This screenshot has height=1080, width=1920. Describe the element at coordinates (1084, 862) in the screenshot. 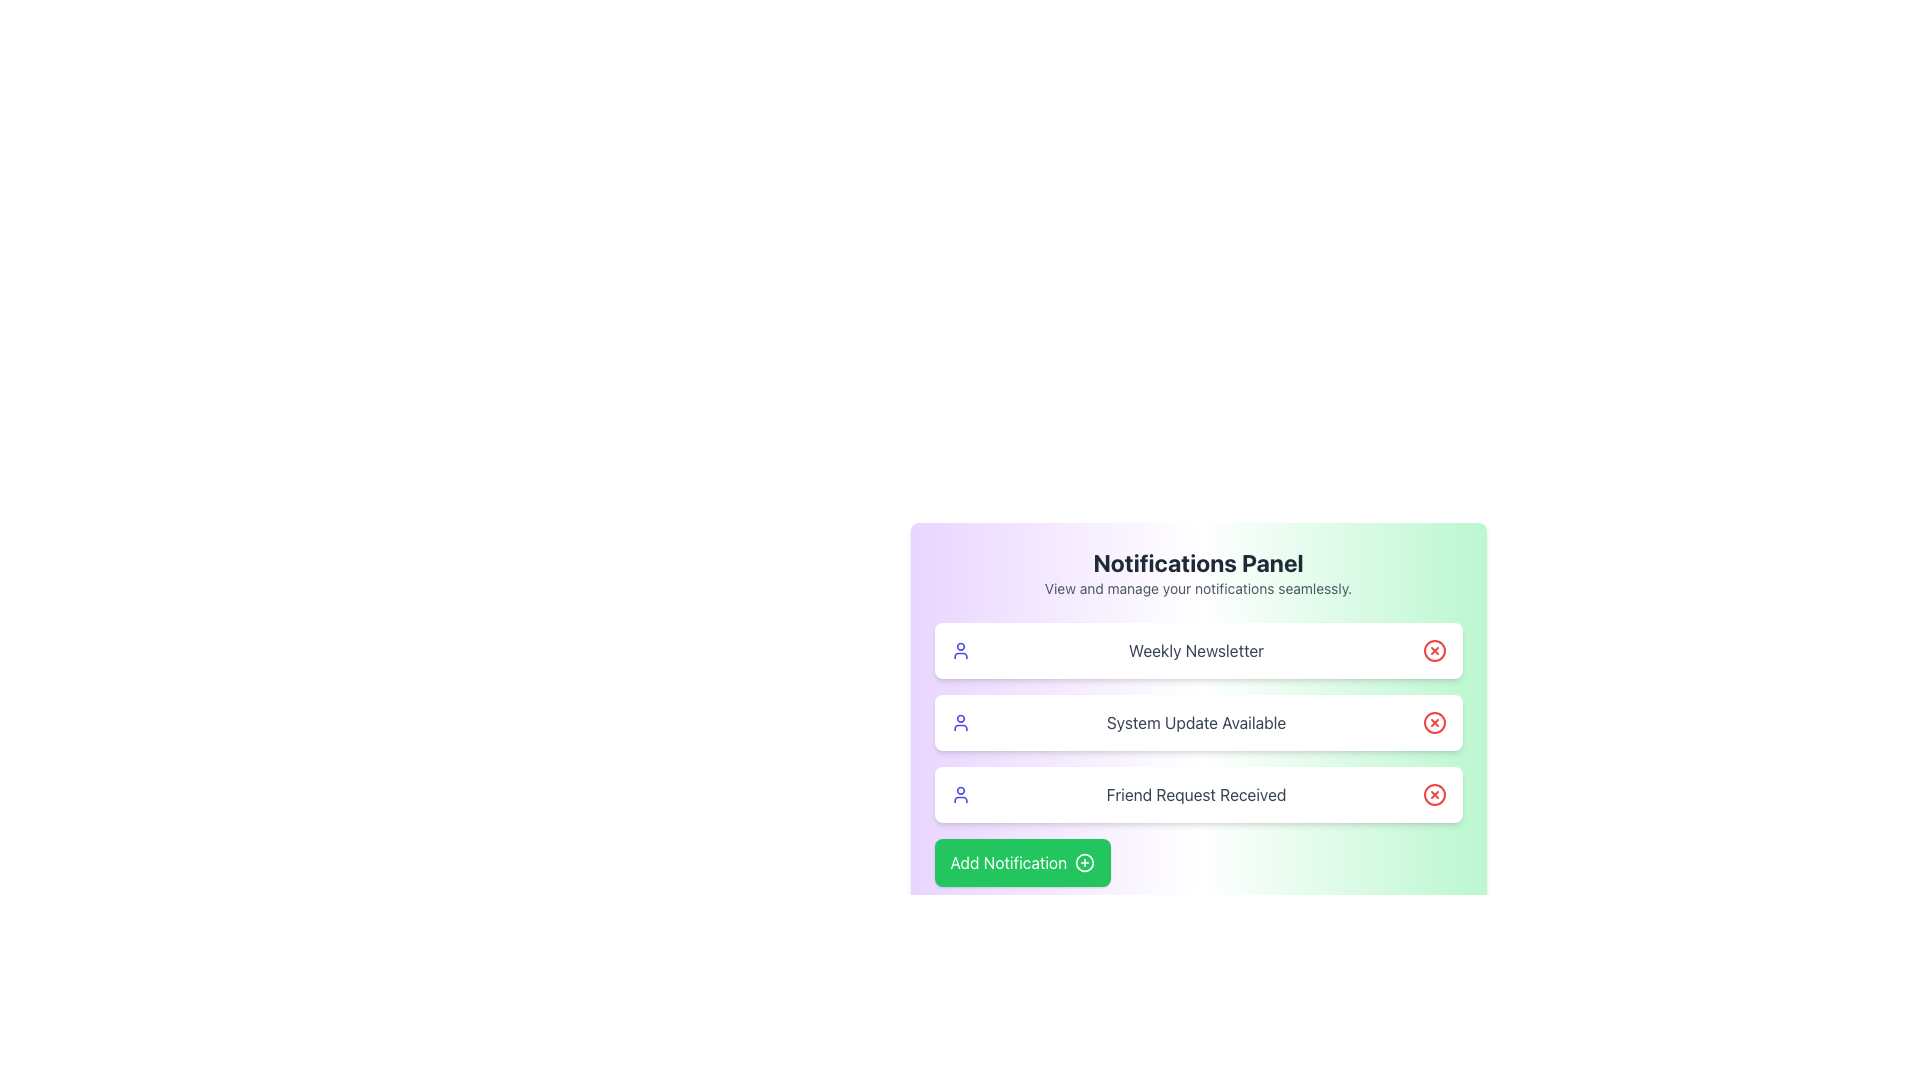

I see `the central circular shape of the '+' icon in the notification management panel, which is part of the 'Add Notification' button` at that location.